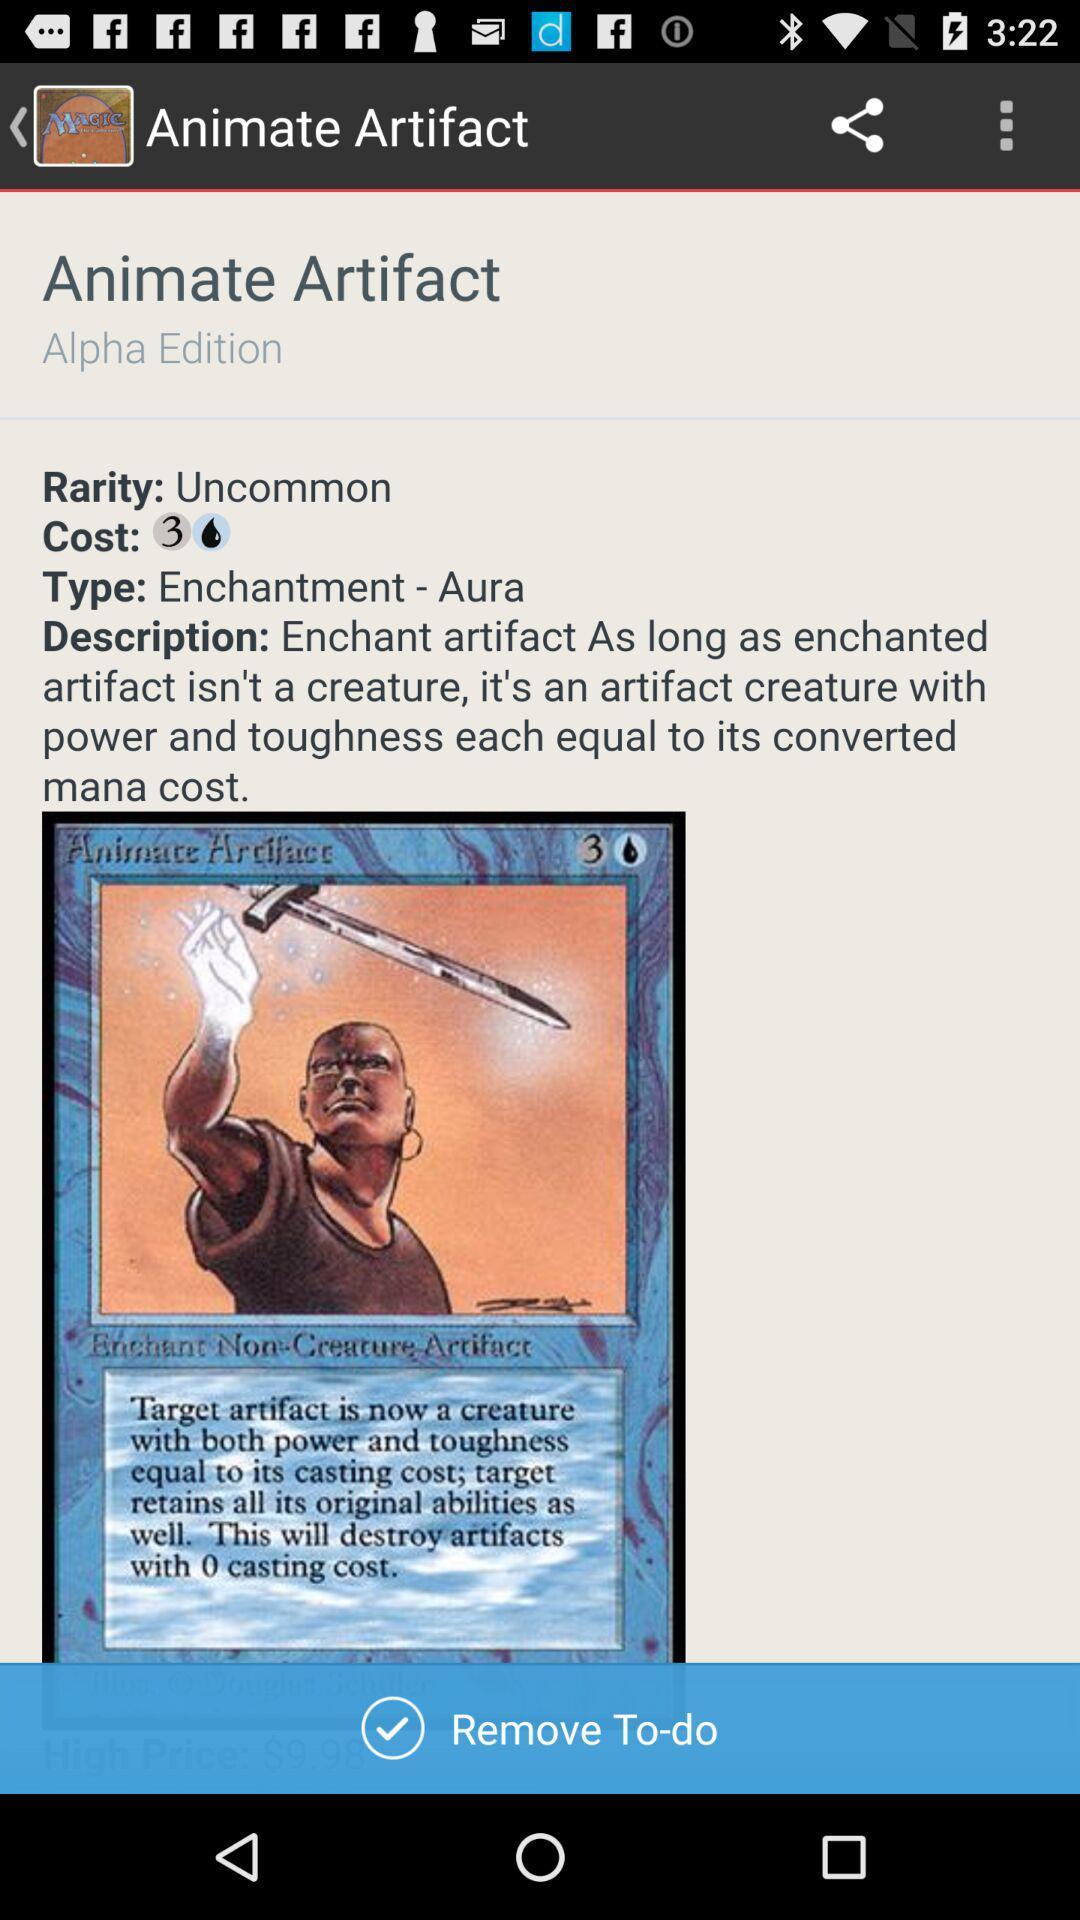 This screenshot has width=1080, height=1920. Describe the element at coordinates (858, 124) in the screenshot. I see `item to the right of the animate artifact icon` at that location.